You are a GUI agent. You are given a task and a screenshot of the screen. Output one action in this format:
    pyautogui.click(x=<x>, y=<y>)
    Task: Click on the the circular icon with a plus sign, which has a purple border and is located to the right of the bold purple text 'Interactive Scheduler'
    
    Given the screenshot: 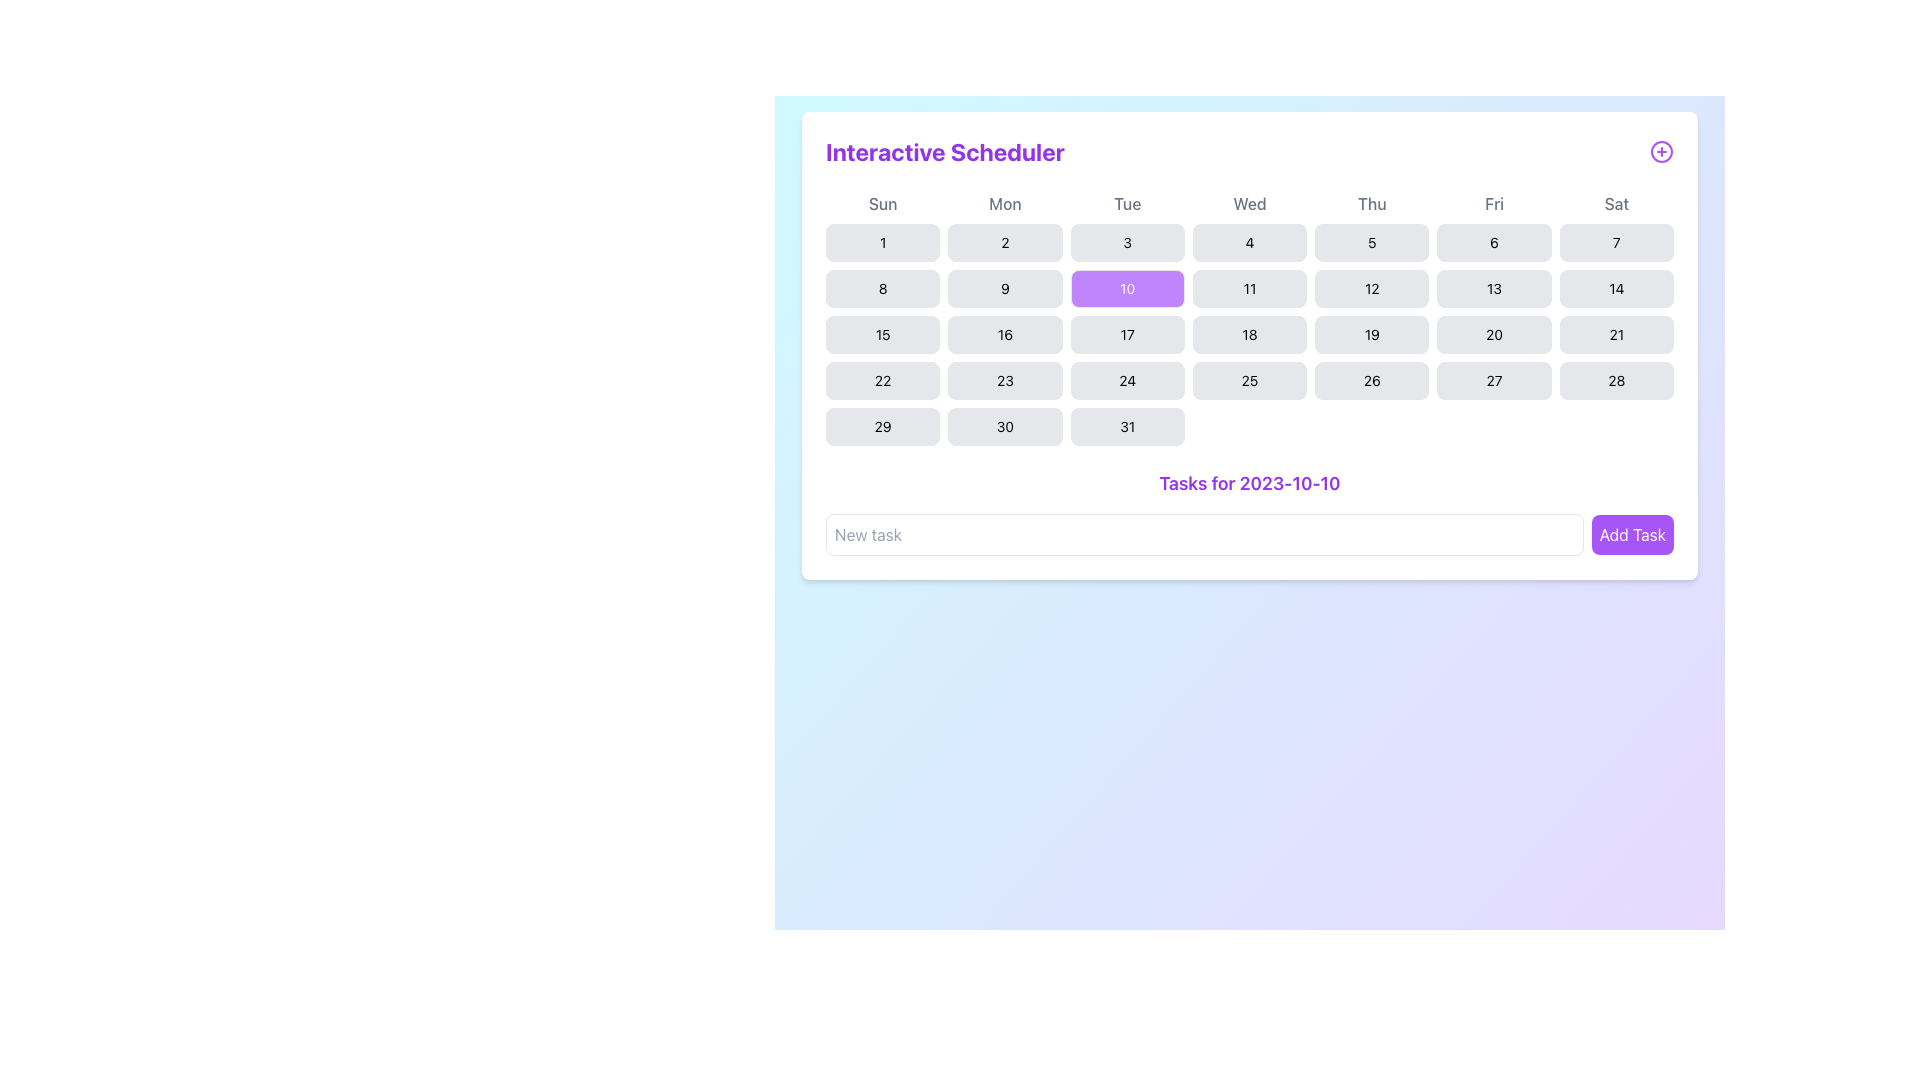 What is the action you would take?
    pyautogui.click(x=1661, y=150)
    